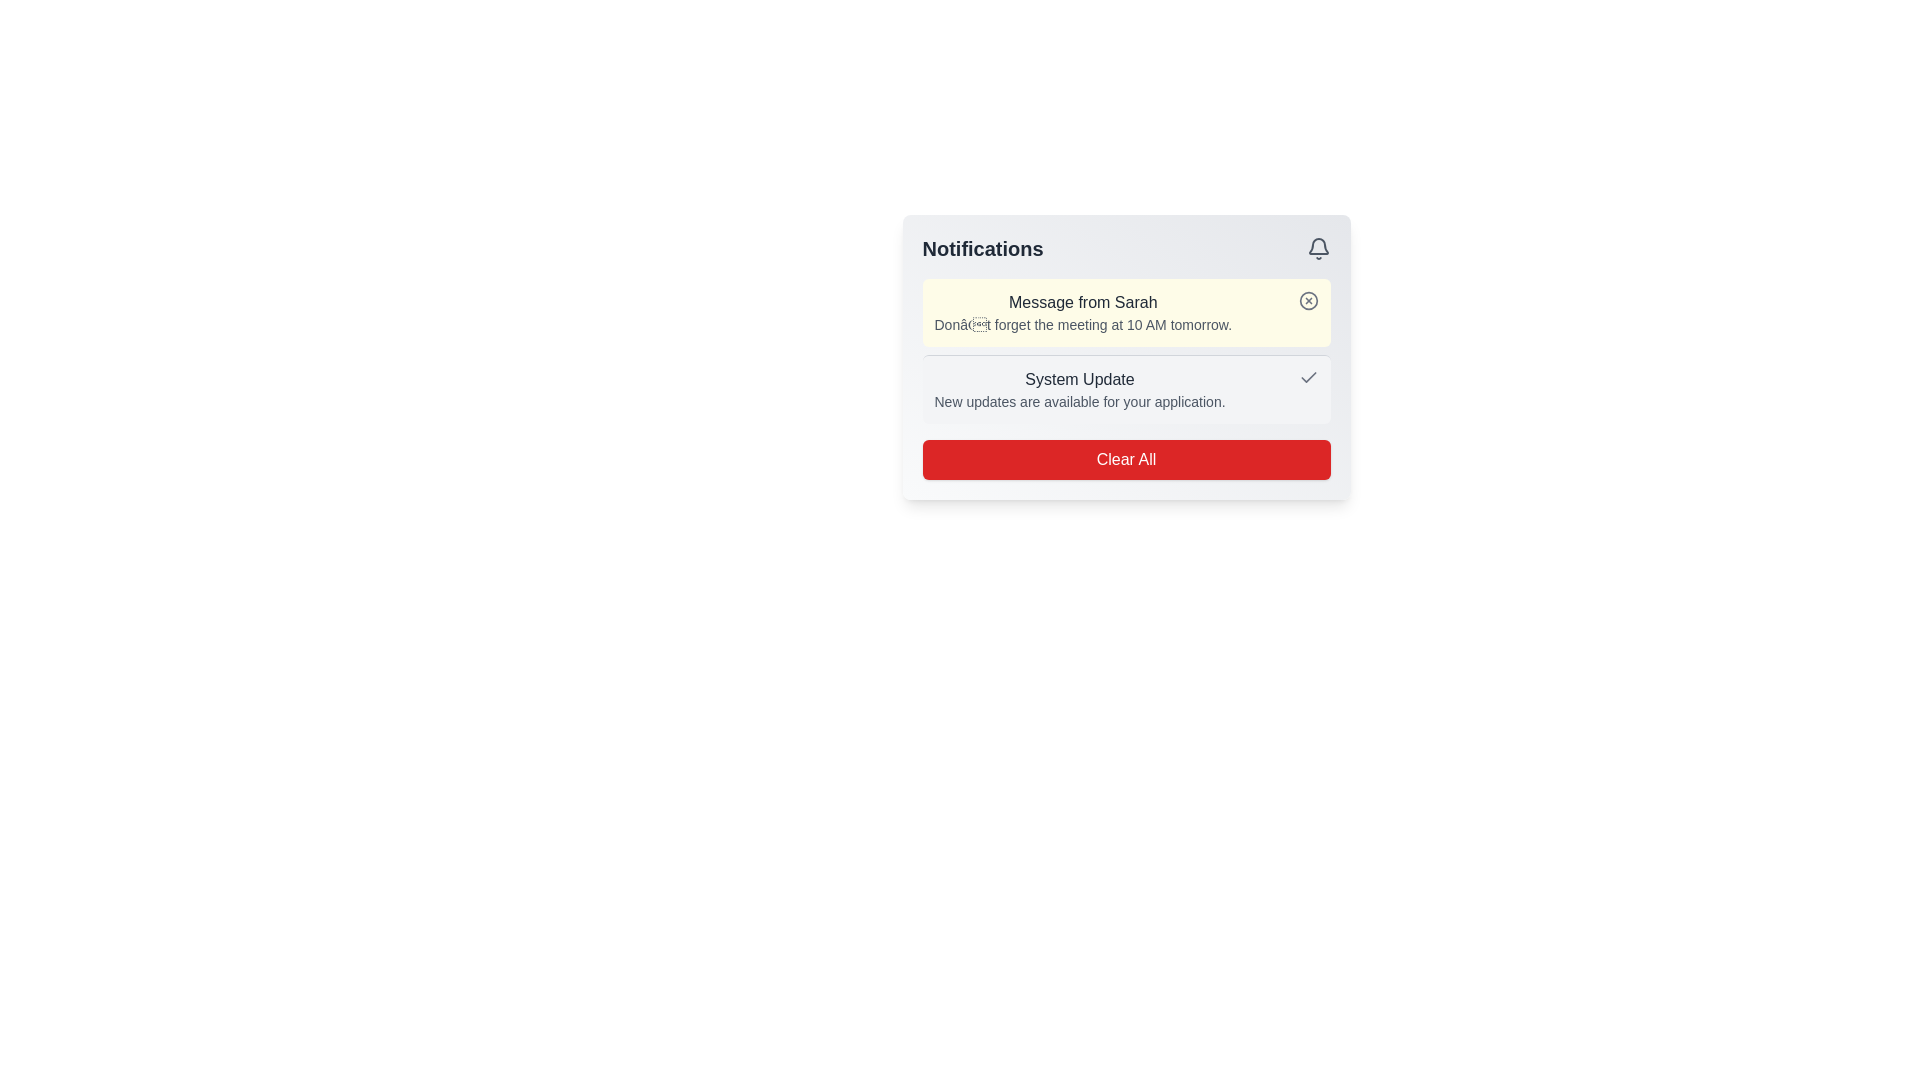 This screenshot has height=1080, width=1920. What do you see at coordinates (1126, 312) in the screenshot?
I see `message content from the notification item from Sarah about an upcoming meeting, which is the first notification in the notification panel` at bounding box center [1126, 312].